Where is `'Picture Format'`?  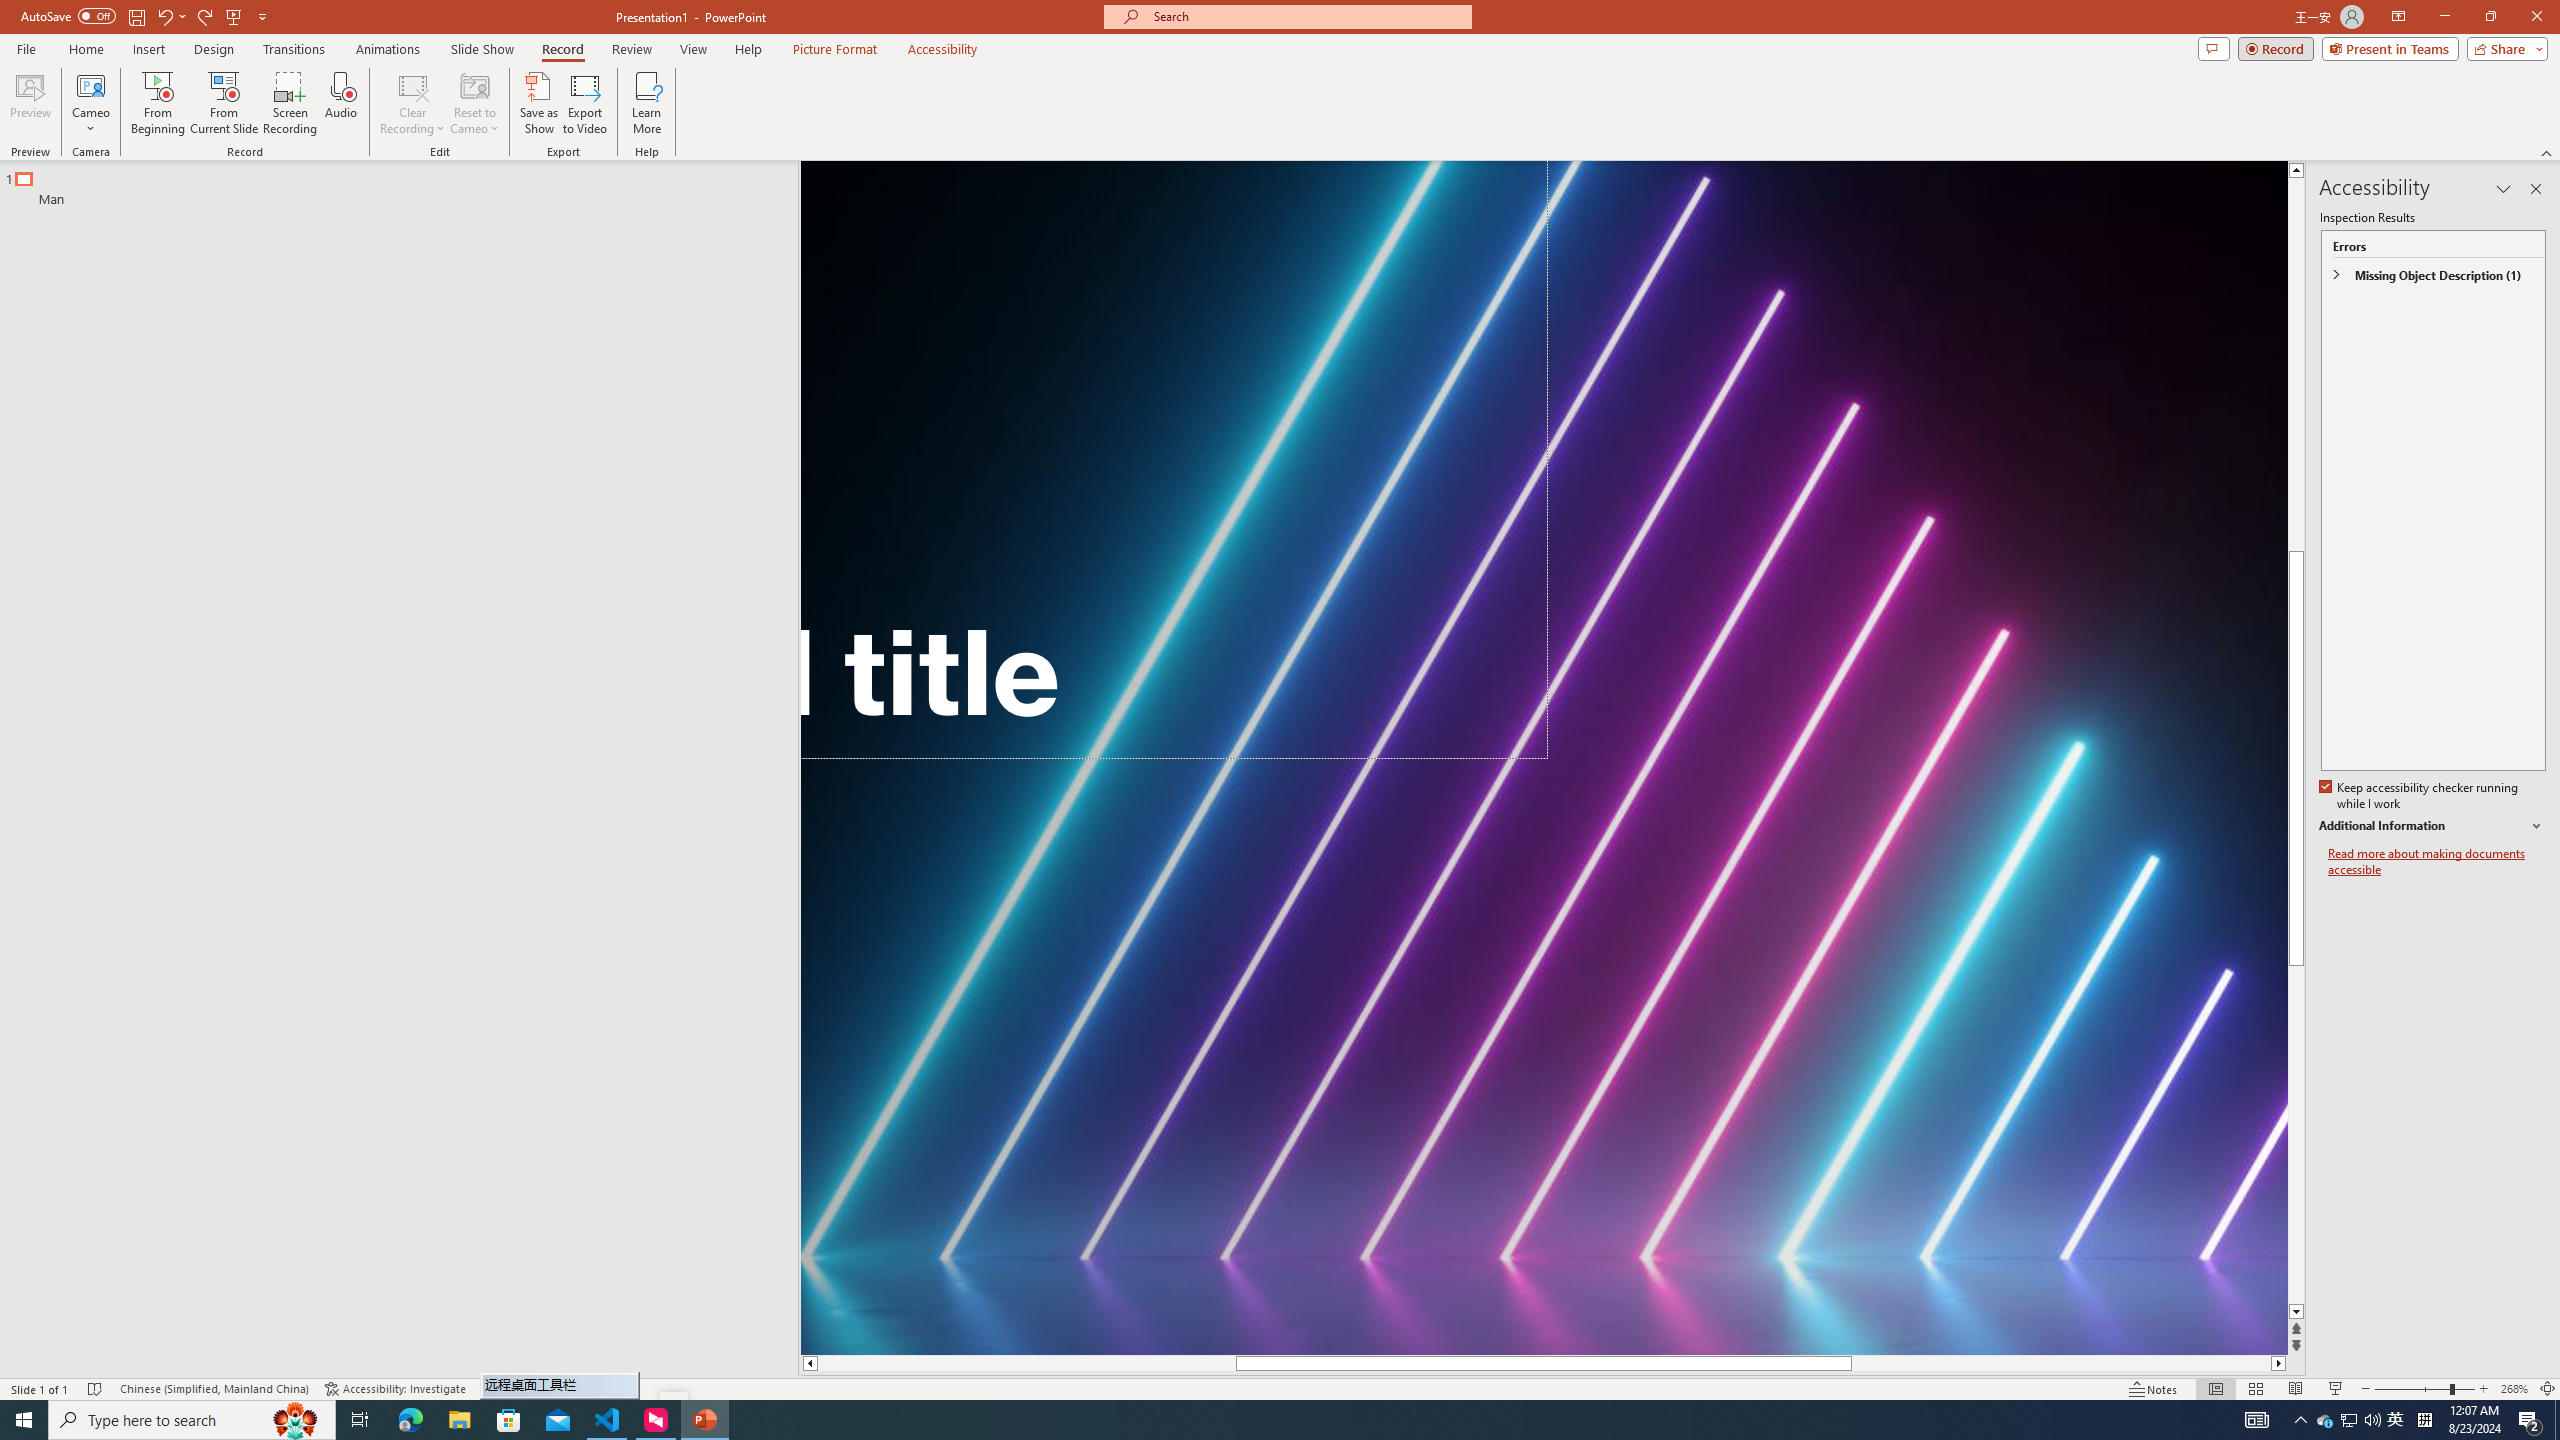
'Picture Format' is located at coordinates (835, 49).